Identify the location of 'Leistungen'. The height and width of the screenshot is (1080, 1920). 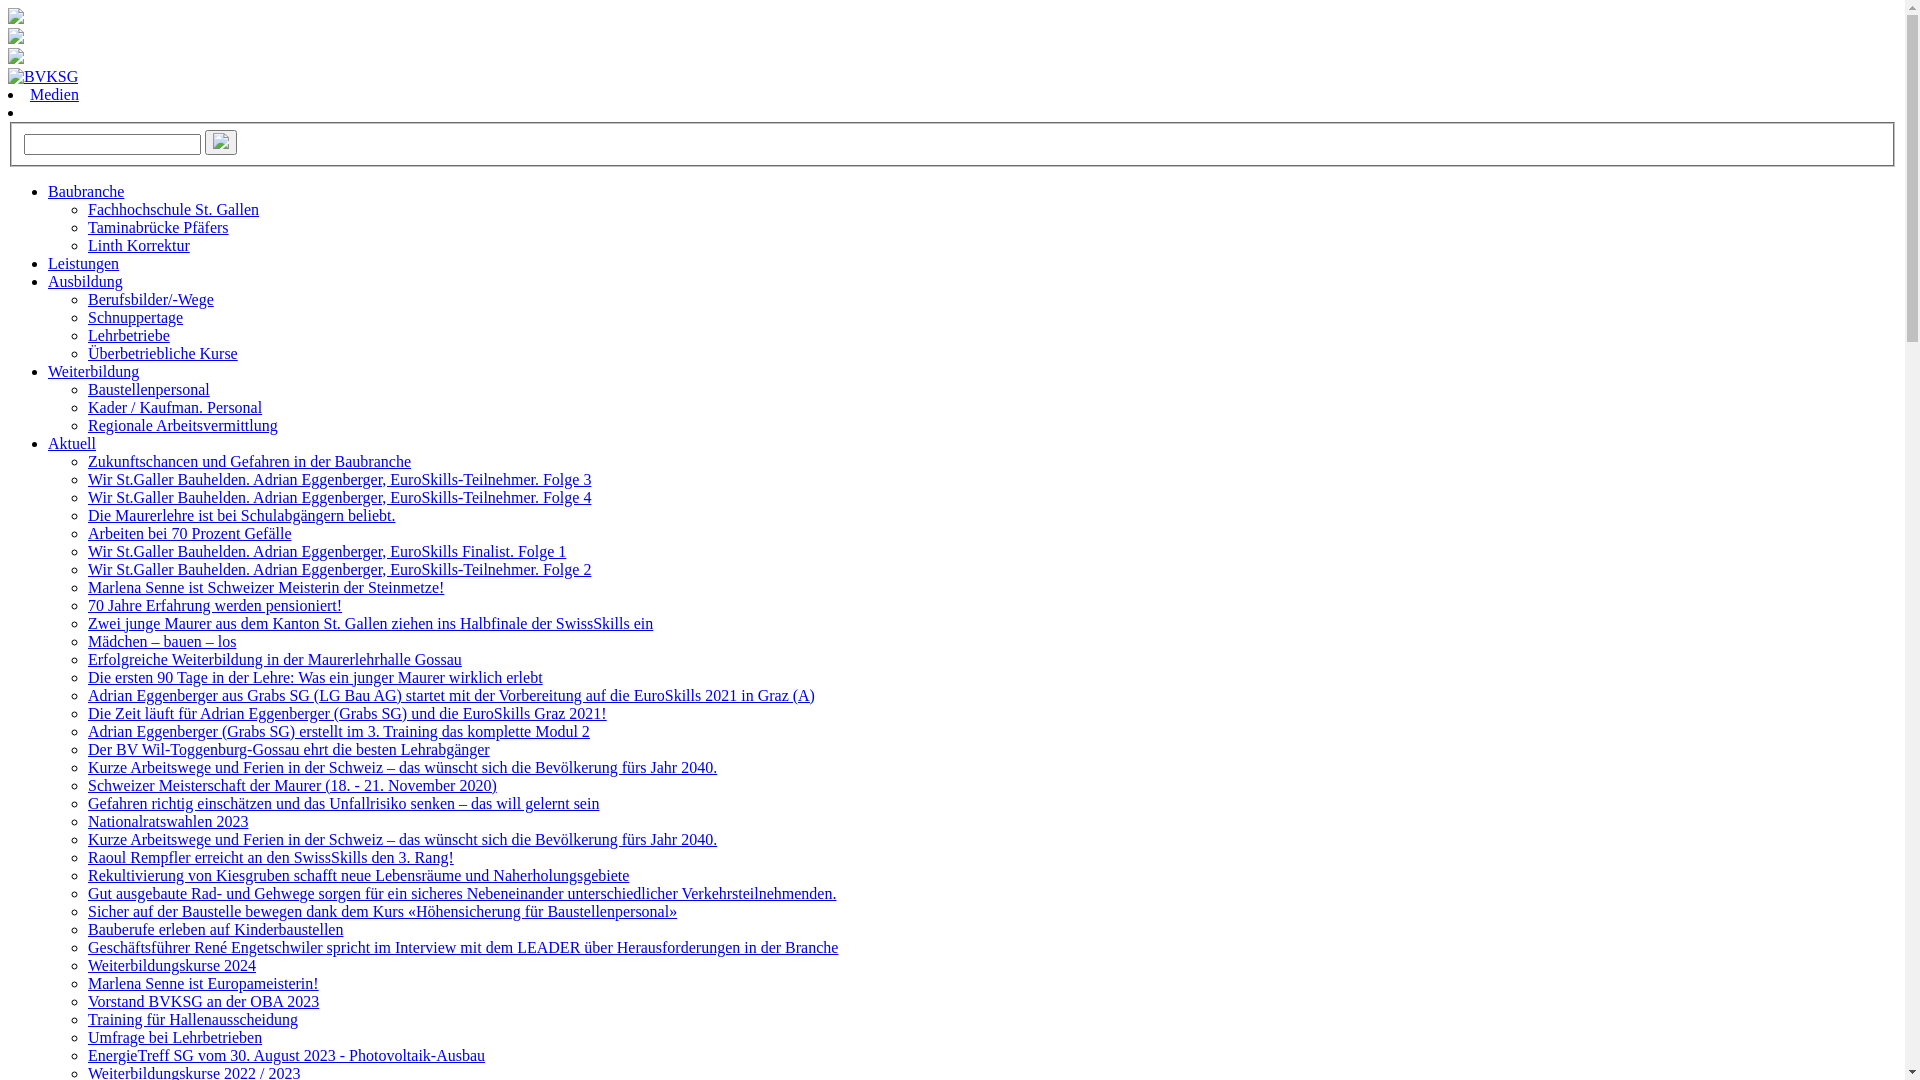
(48, 262).